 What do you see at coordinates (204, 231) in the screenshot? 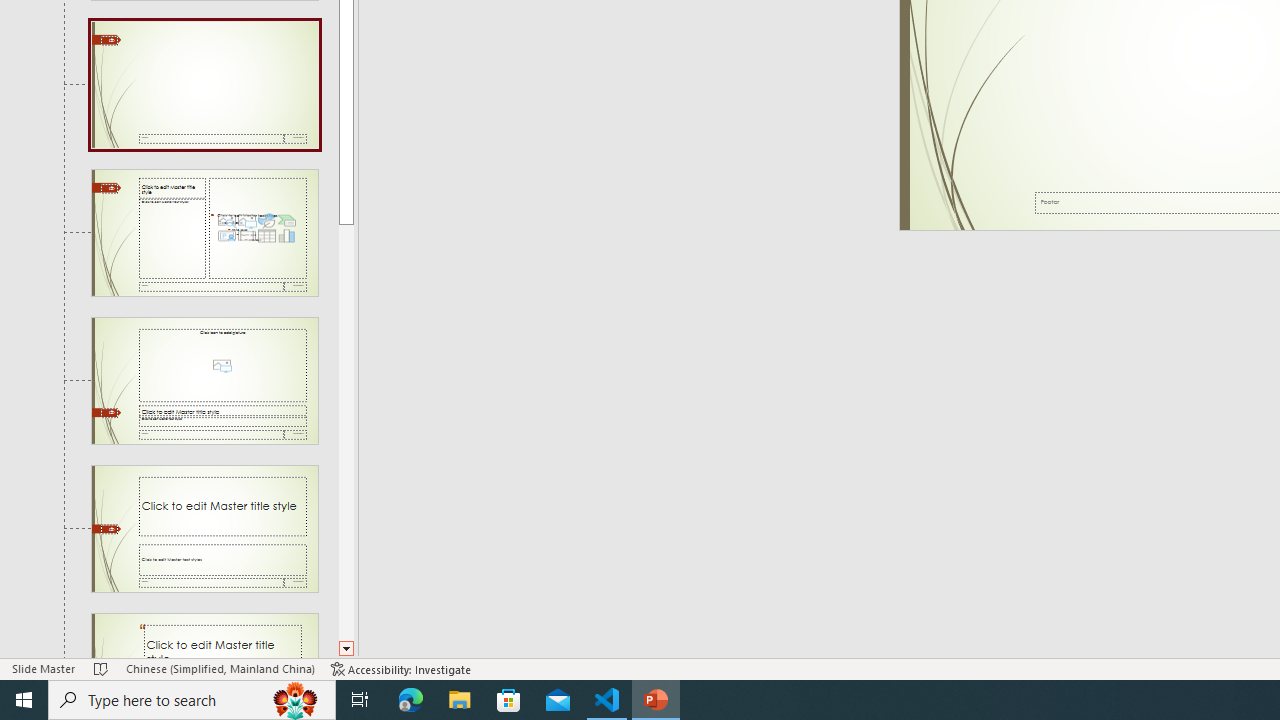
I see `'Slide Content with Caption Layout: used by no slides'` at bounding box center [204, 231].